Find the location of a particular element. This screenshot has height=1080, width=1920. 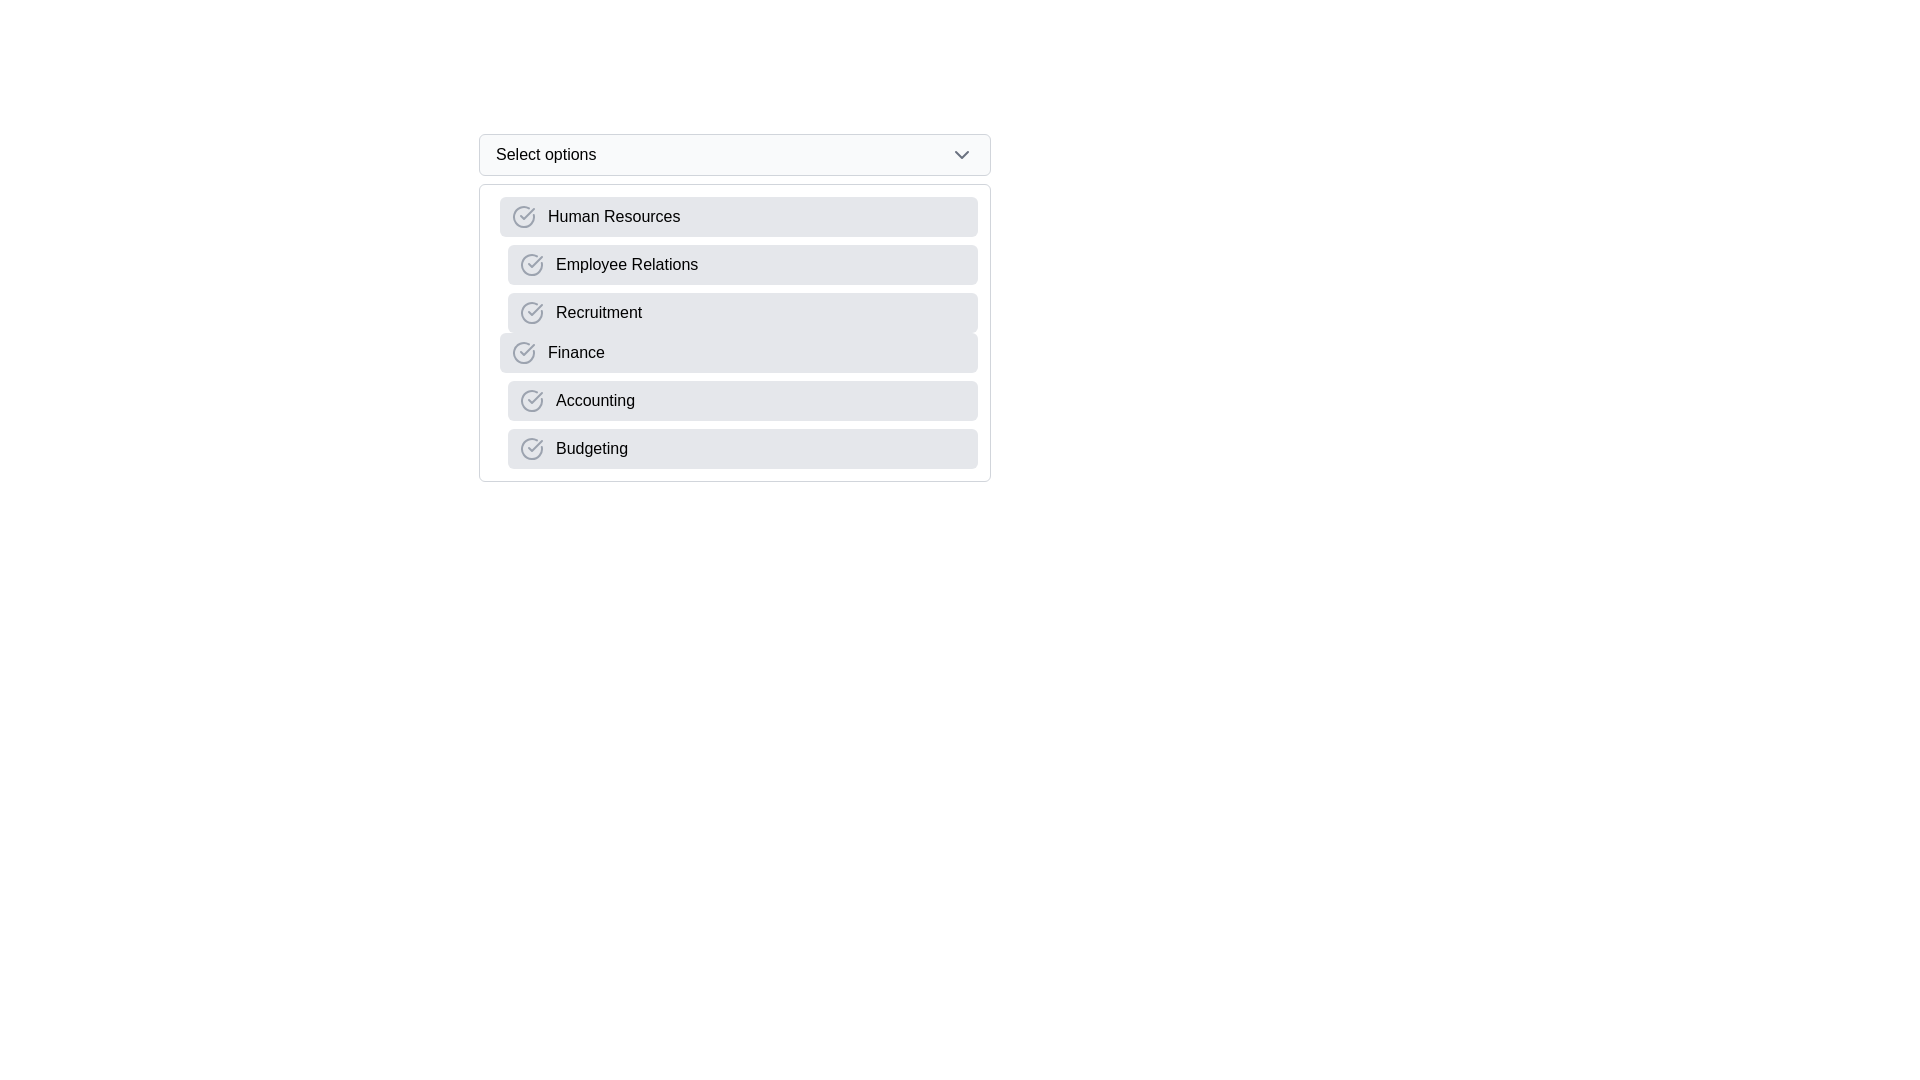

the 'Recruitment' category dropdown list item, which is the third item in the dropdown menu is located at coordinates (733, 308).